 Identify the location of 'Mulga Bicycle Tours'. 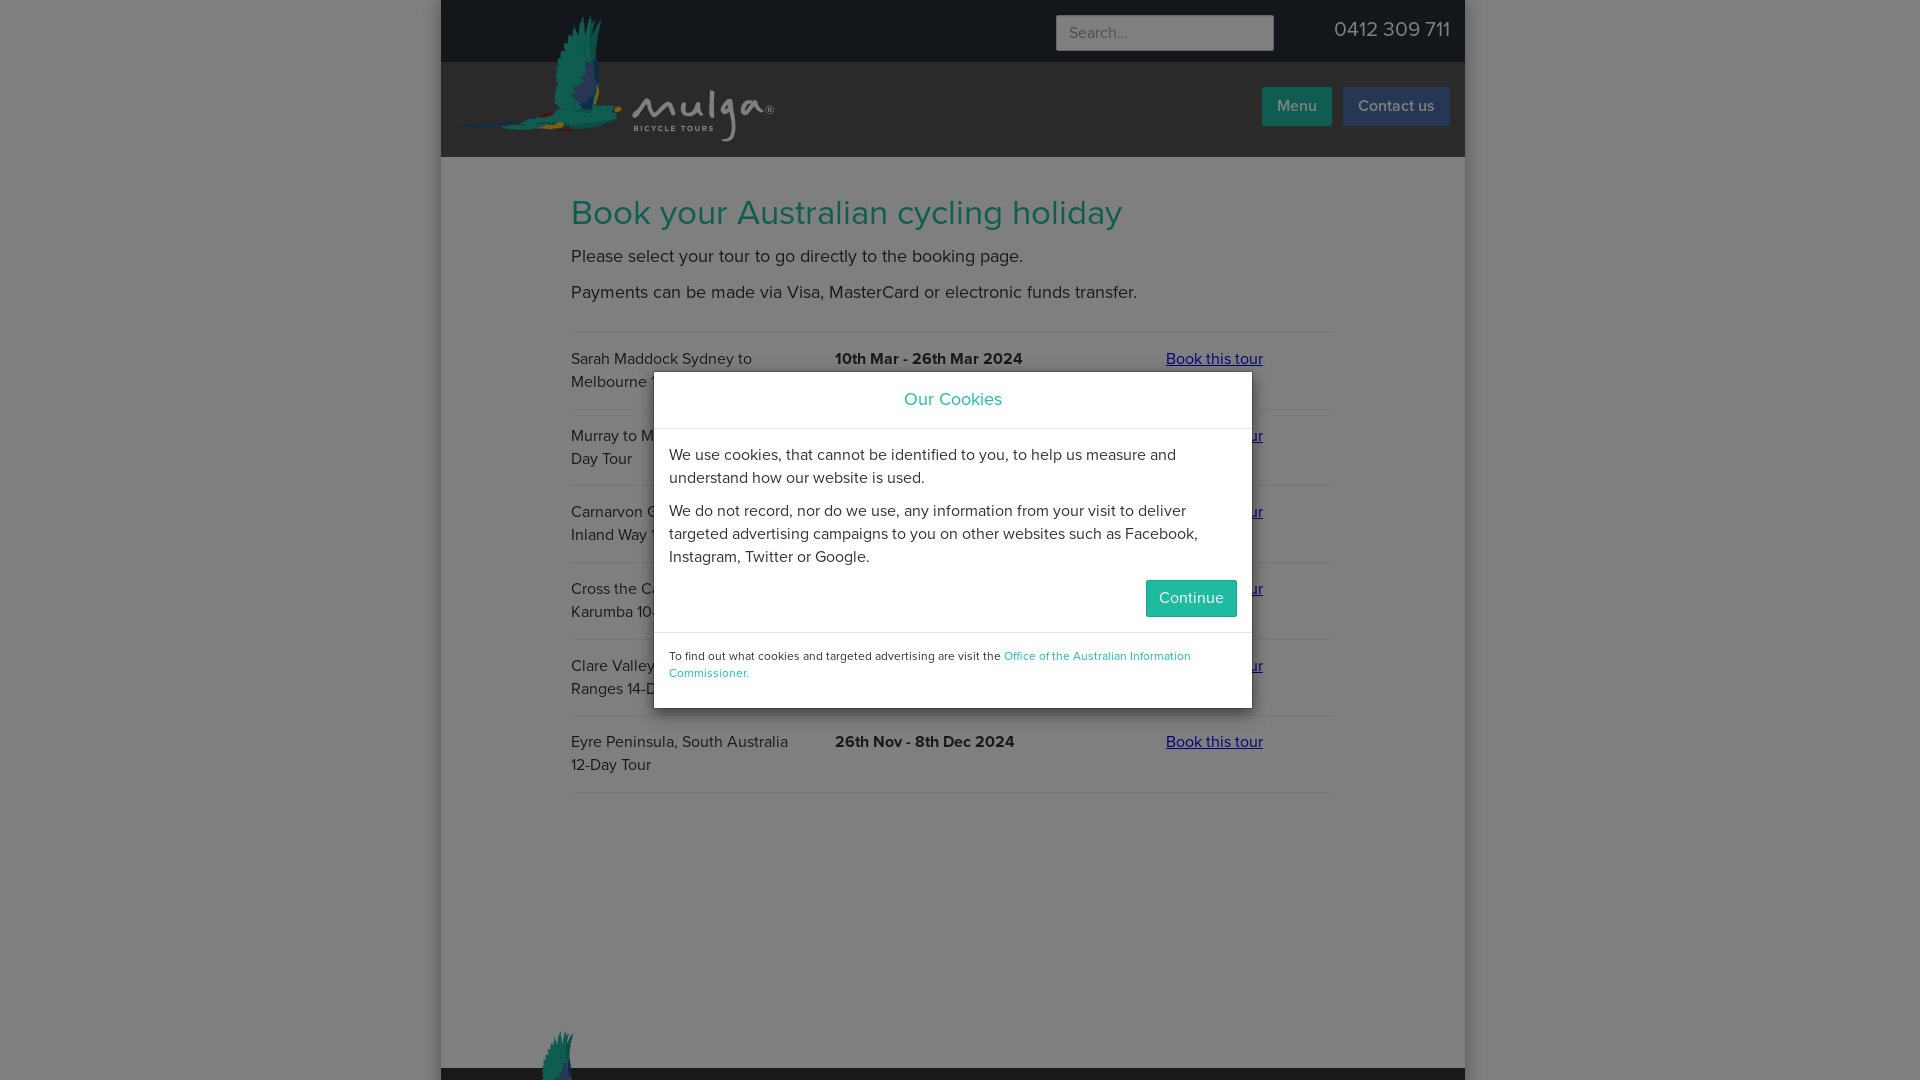
(611, 77).